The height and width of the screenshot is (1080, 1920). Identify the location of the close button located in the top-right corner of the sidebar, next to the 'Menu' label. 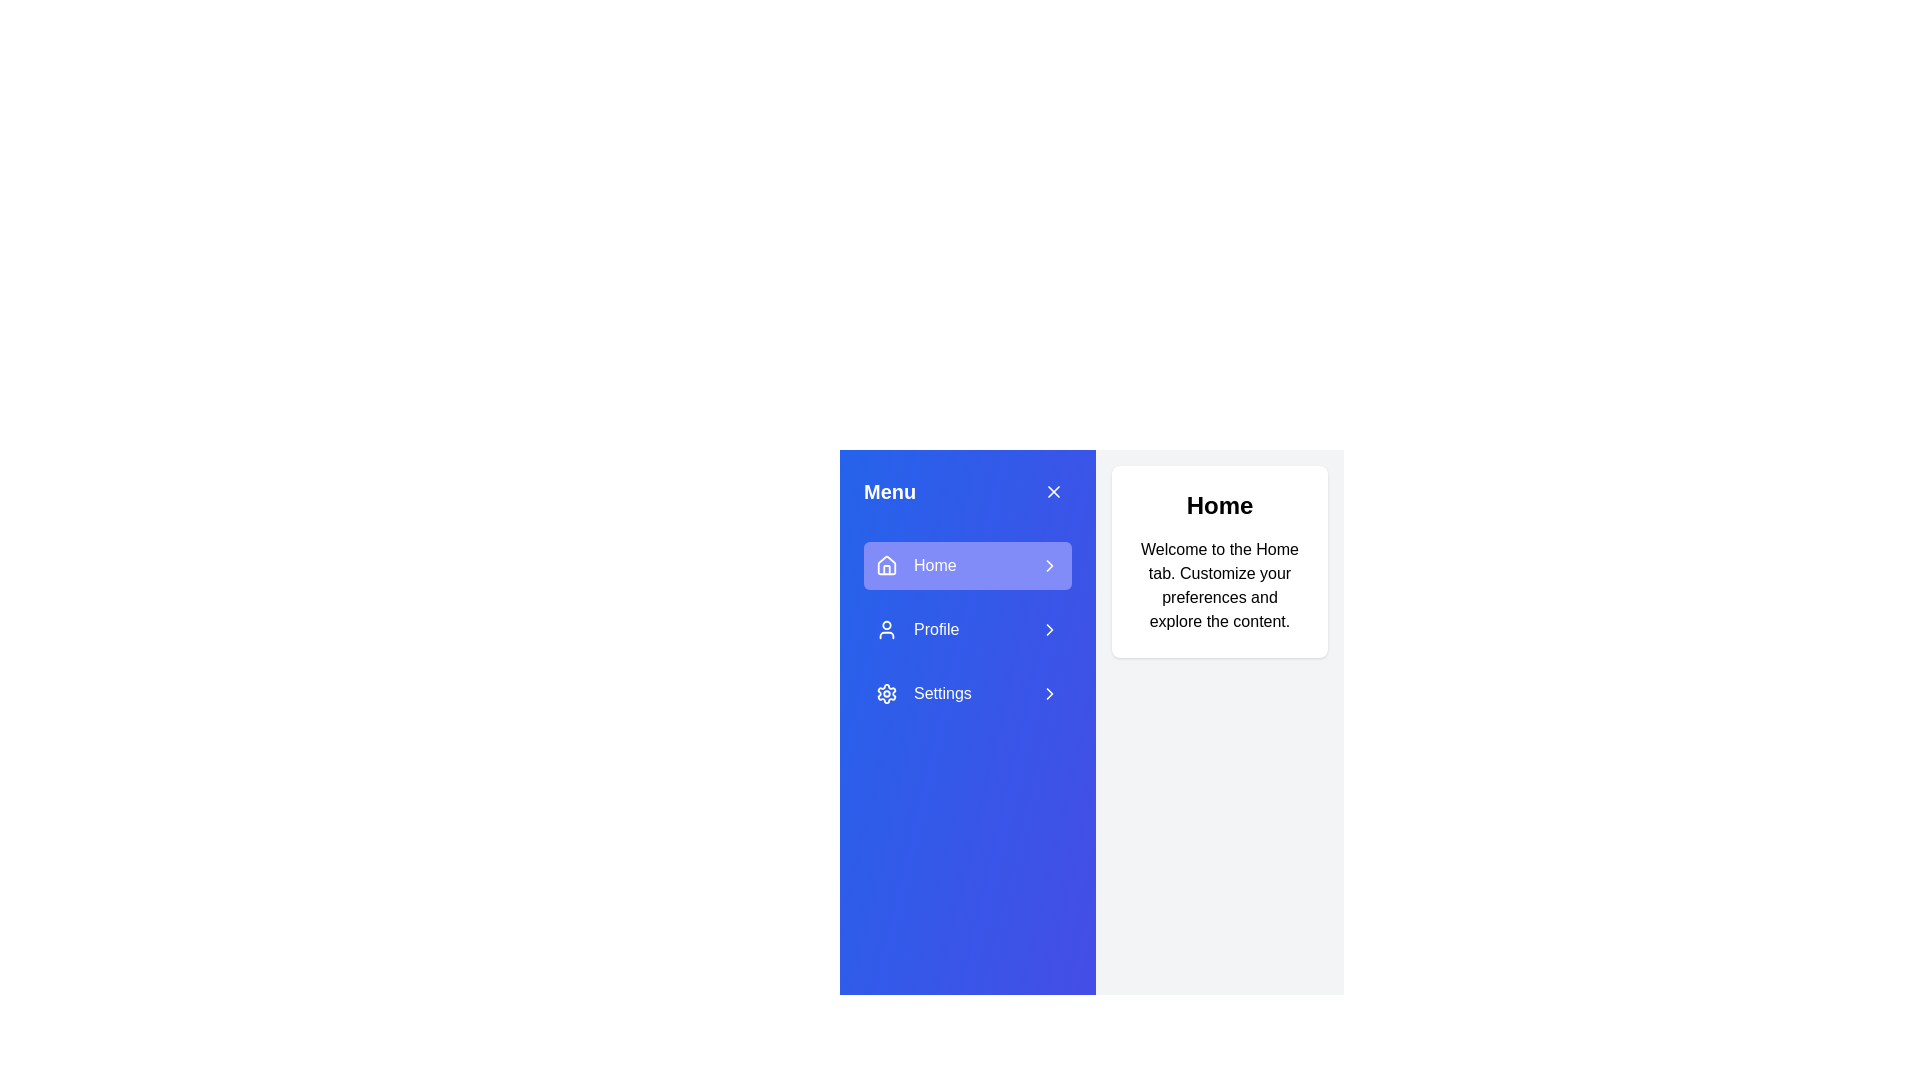
(1053, 492).